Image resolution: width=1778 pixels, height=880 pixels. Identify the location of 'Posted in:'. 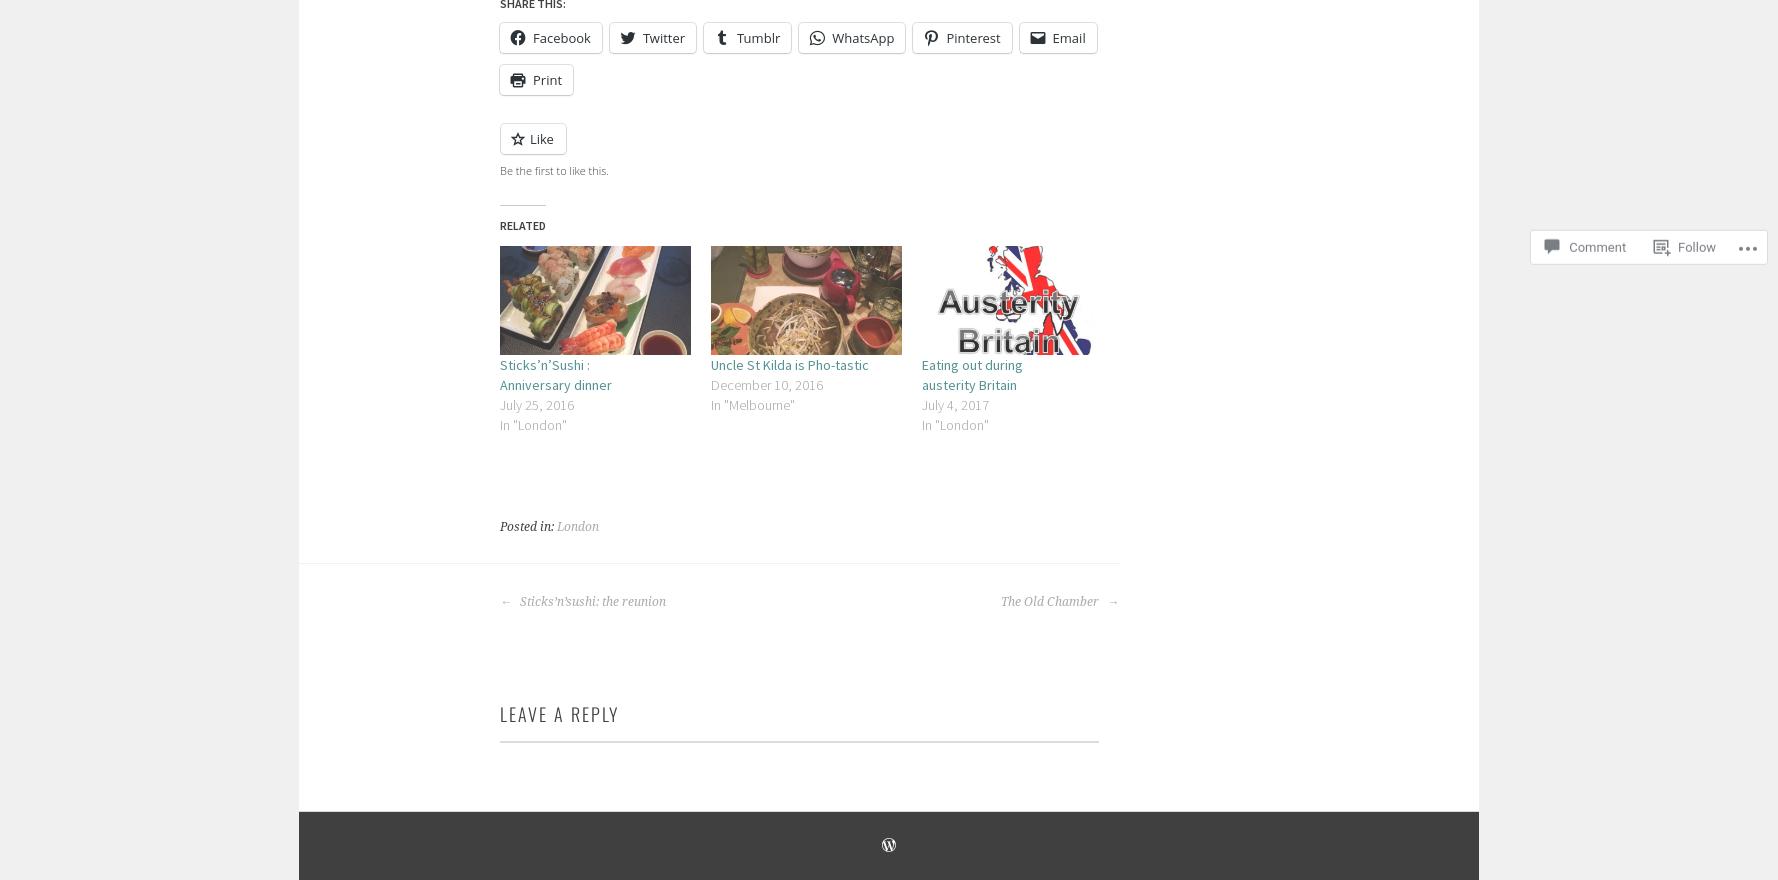
(498, 524).